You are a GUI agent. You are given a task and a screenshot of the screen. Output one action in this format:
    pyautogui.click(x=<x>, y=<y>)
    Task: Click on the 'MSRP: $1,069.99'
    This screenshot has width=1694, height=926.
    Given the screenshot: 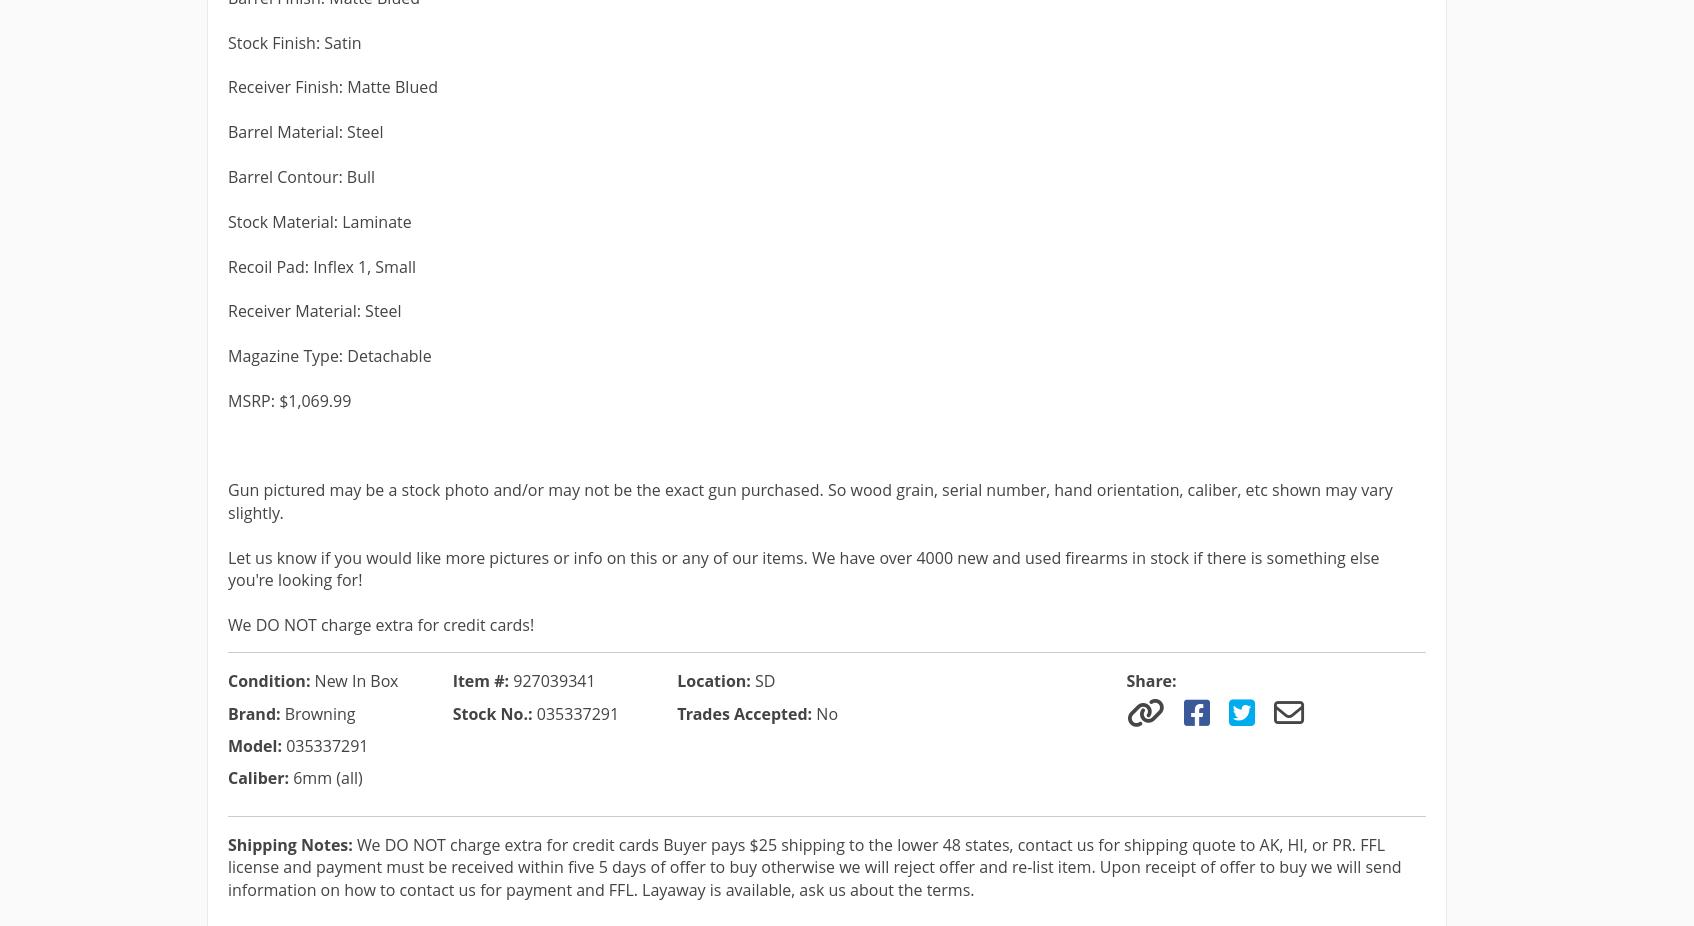 What is the action you would take?
    pyautogui.click(x=288, y=400)
    